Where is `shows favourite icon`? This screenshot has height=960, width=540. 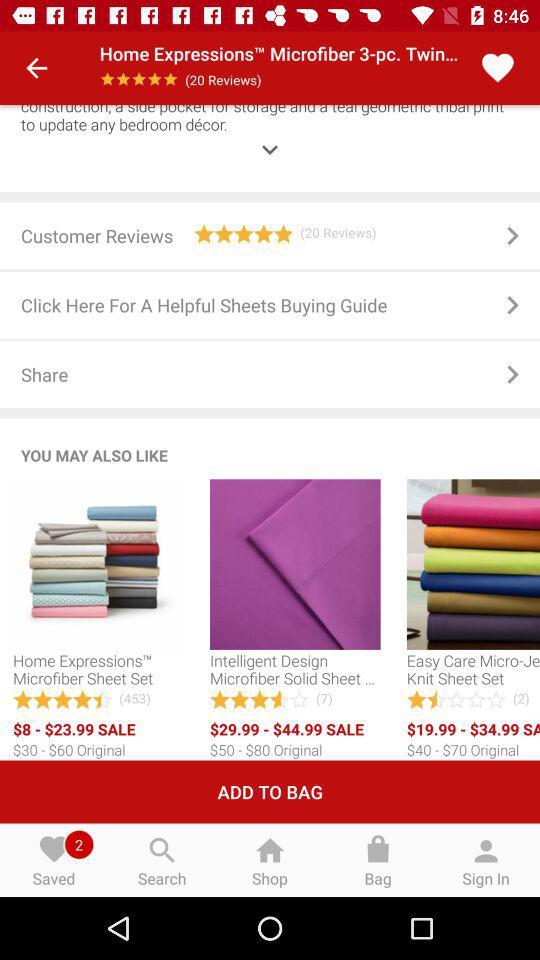
shows favourite icon is located at coordinates (496, 68).